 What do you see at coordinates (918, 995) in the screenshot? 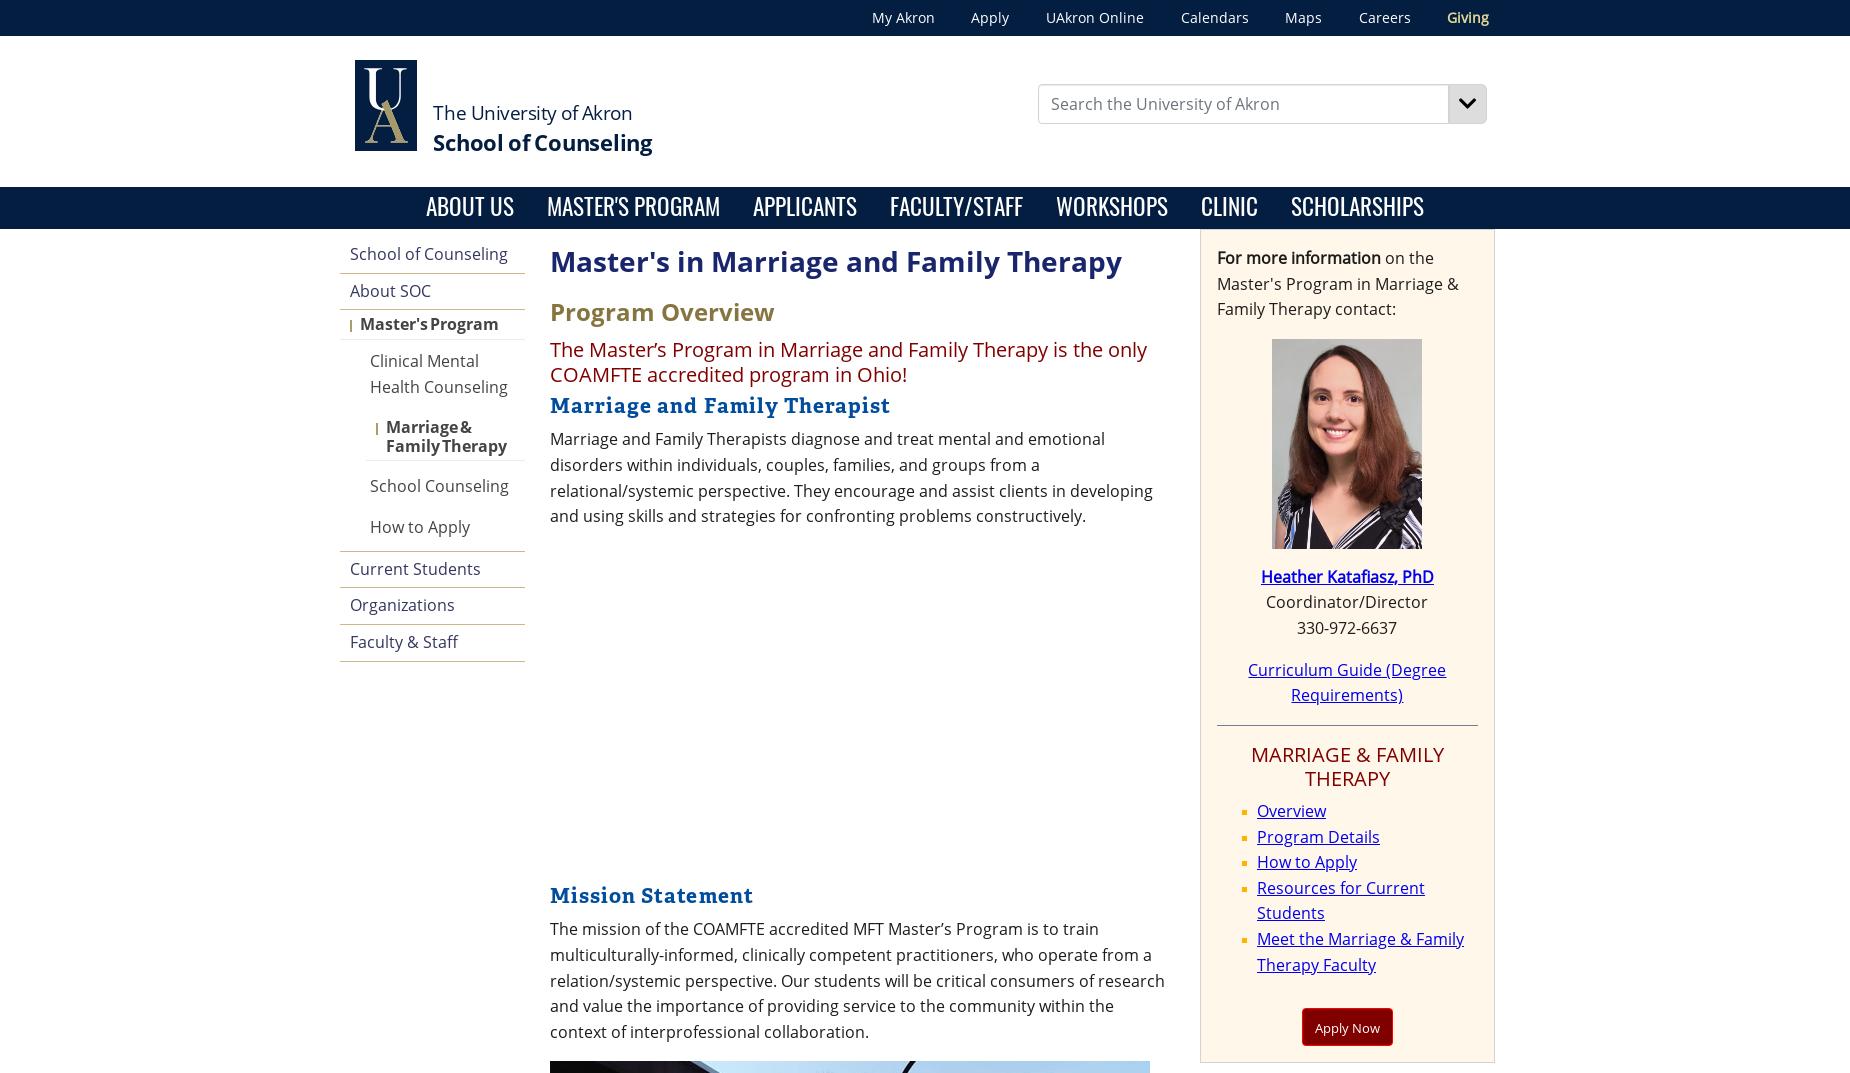
I see `'3'` at bounding box center [918, 995].